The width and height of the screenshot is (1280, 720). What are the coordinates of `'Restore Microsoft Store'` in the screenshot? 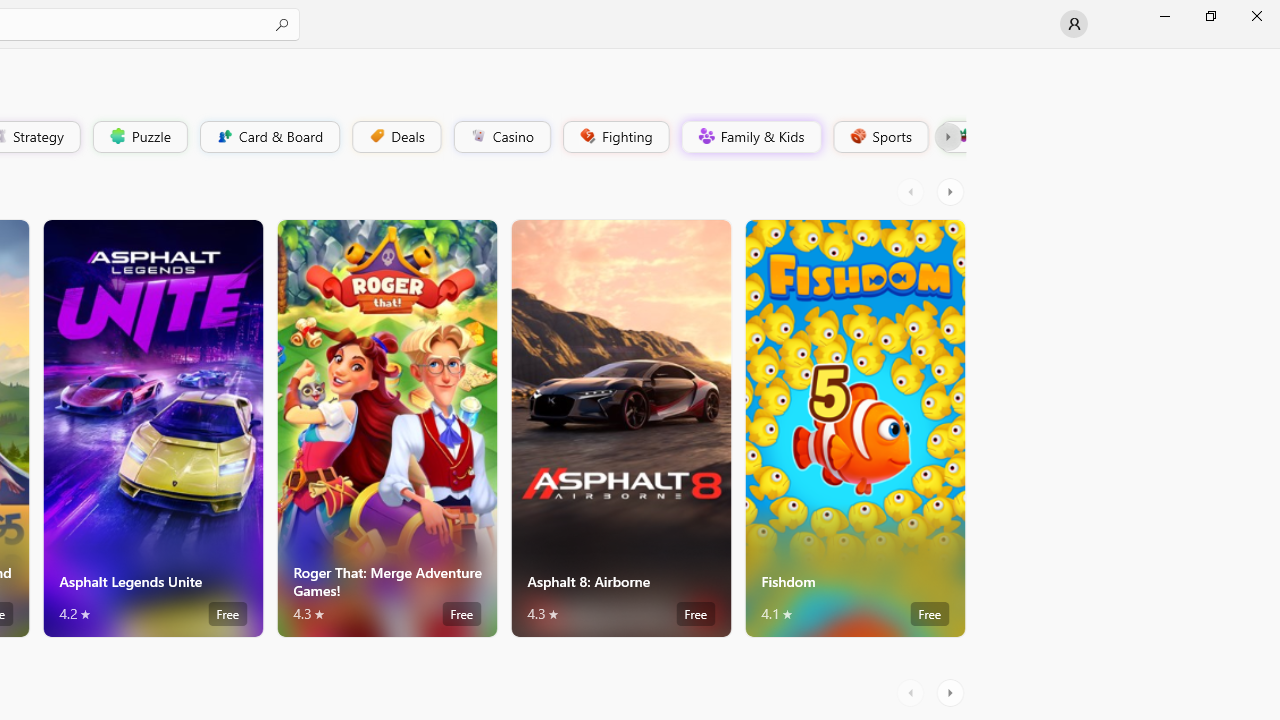 It's located at (1209, 15).